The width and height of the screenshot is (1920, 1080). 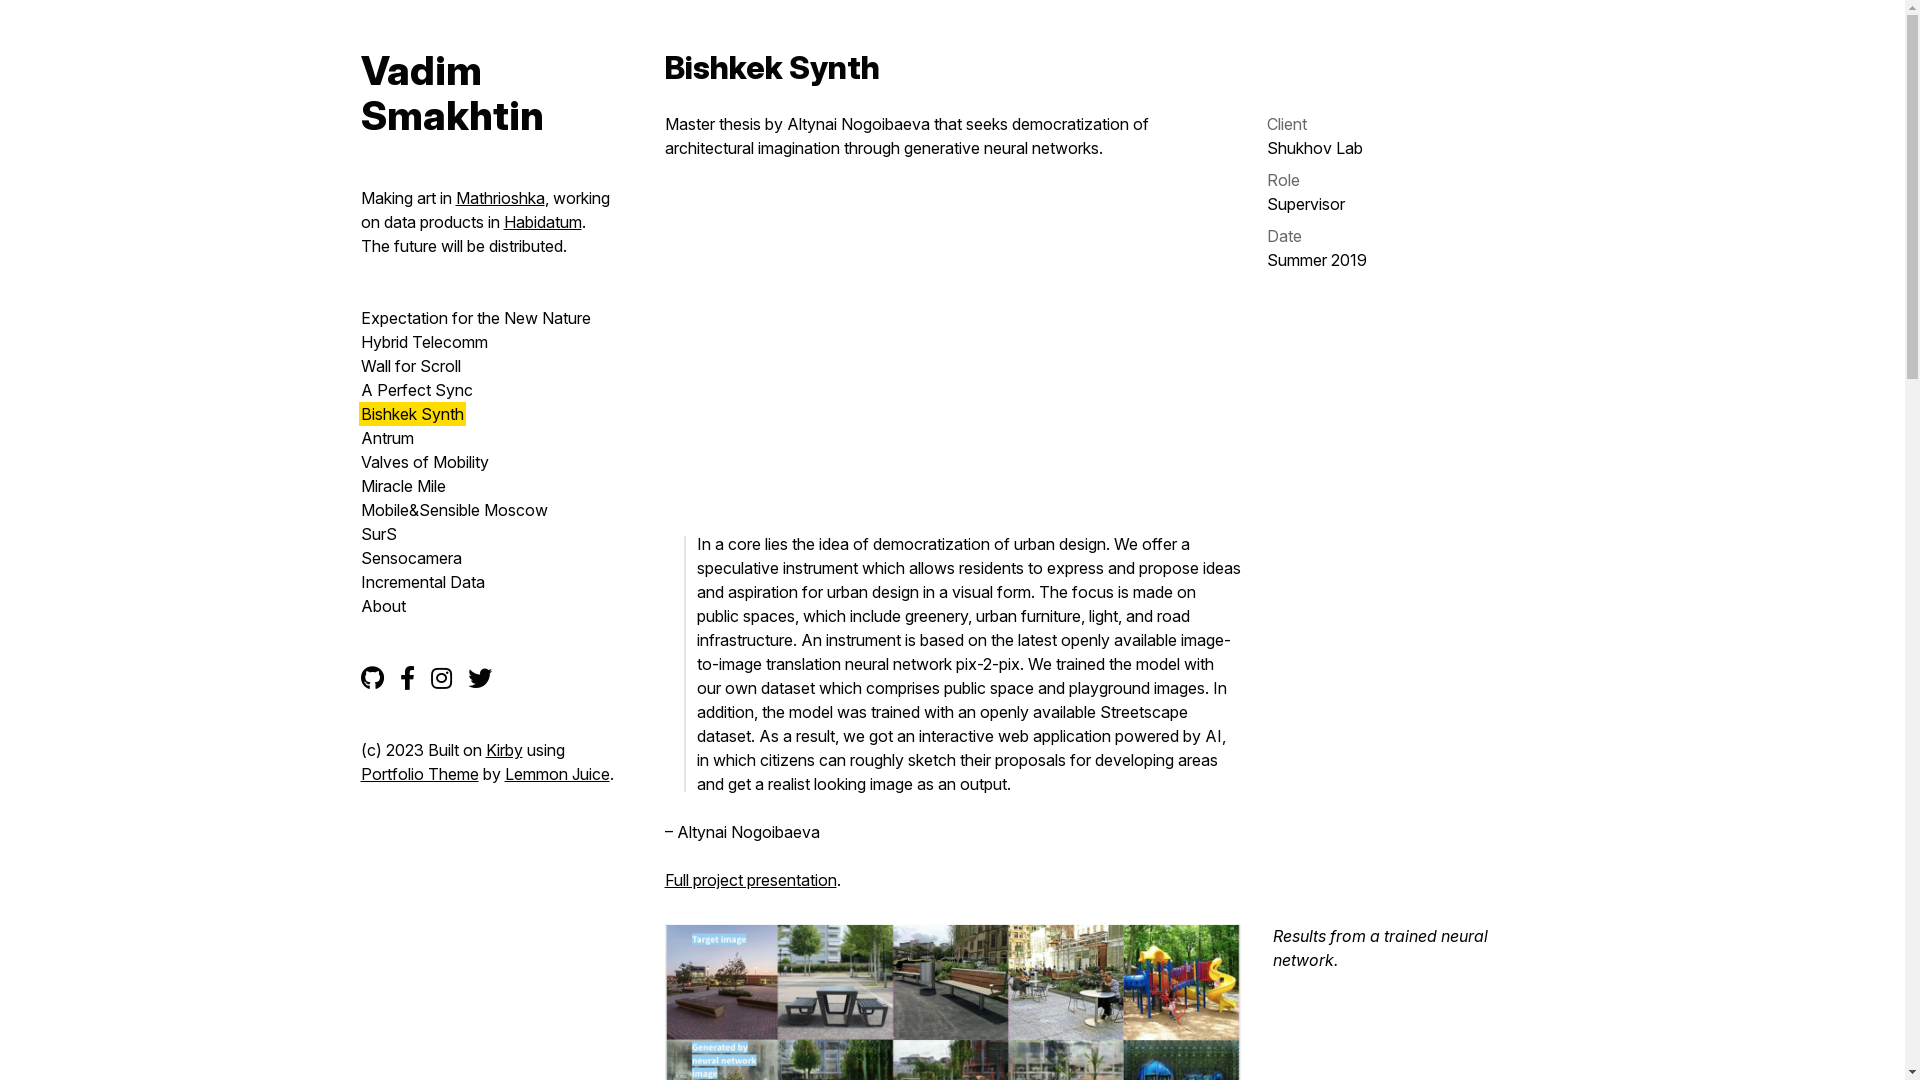 What do you see at coordinates (474, 316) in the screenshot?
I see `'Expectation for the New Nature'` at bounding box center [474, 316].